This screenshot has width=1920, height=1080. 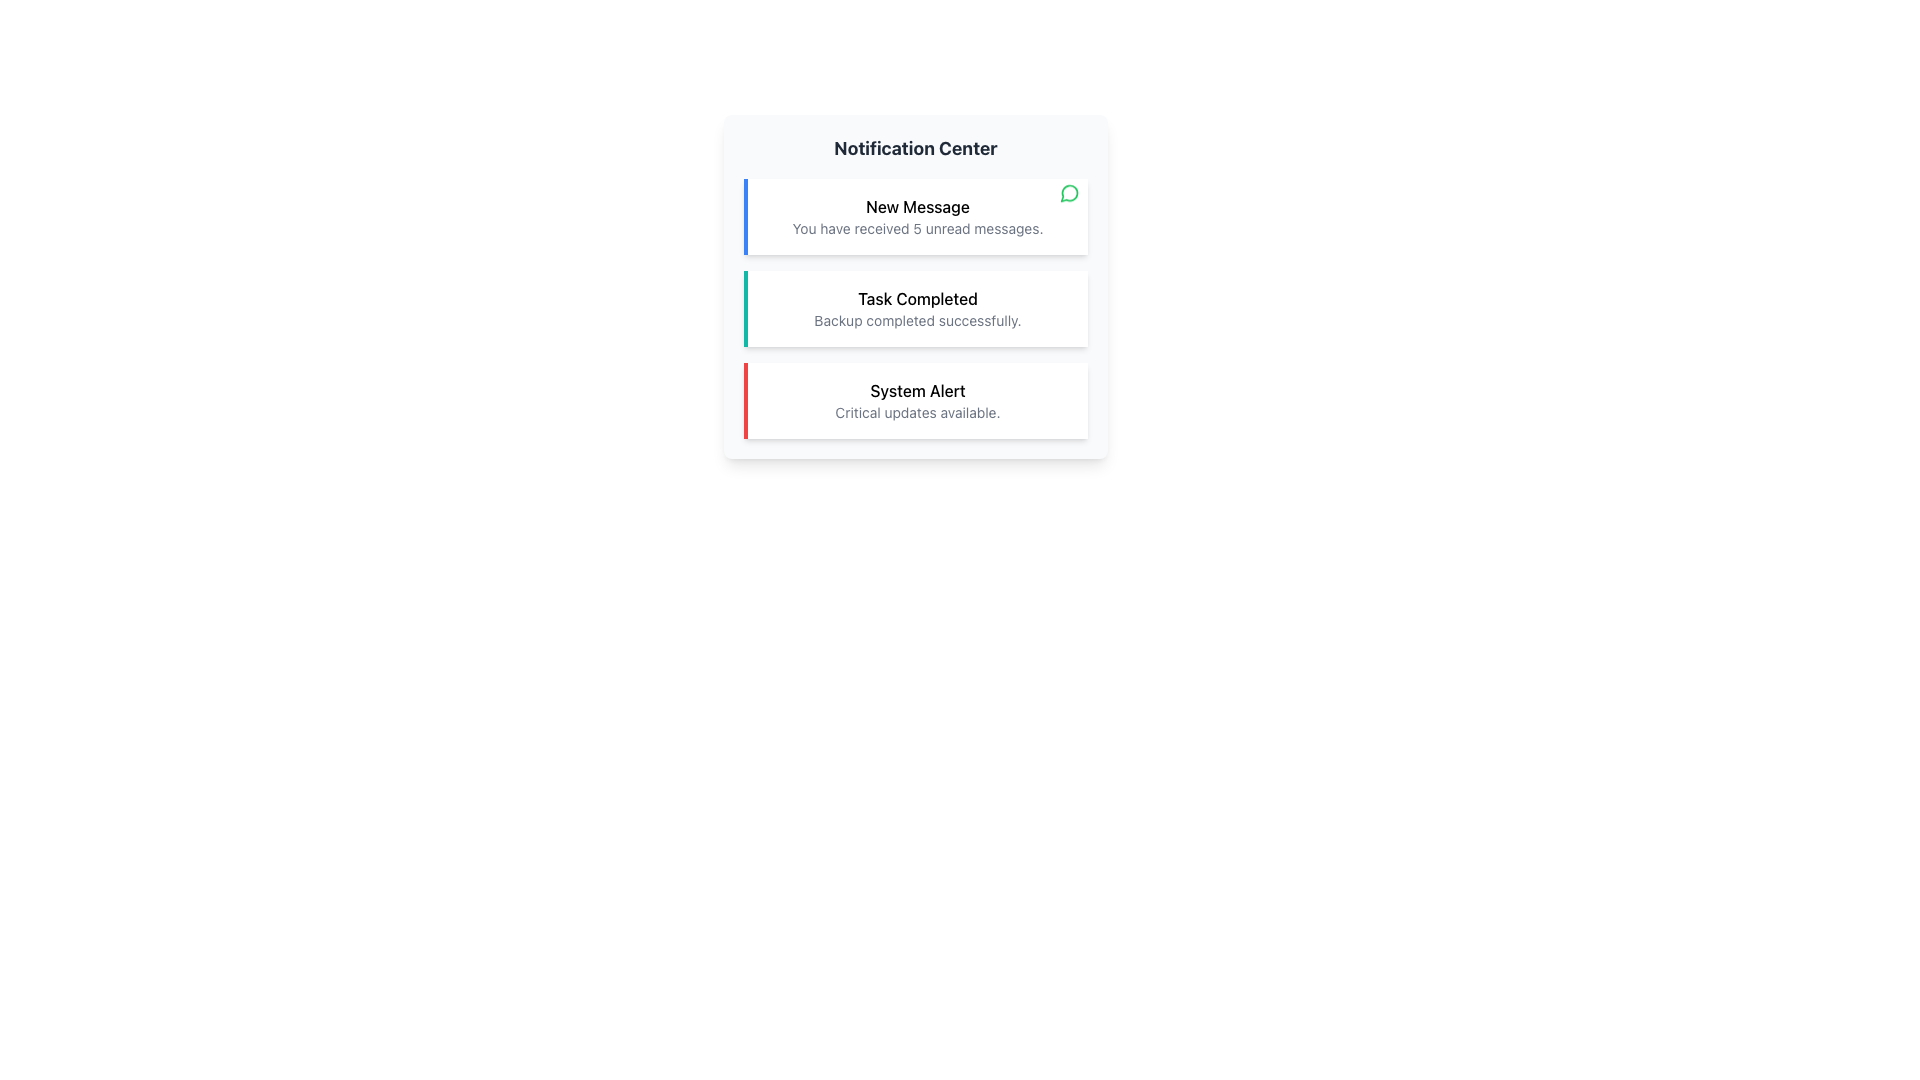 I want to click on the text element that provides additional information related to the 'System Alert' notification, located below the 'System Alert' header in the third notification panel with a red left border, so click(x=916, y=411).